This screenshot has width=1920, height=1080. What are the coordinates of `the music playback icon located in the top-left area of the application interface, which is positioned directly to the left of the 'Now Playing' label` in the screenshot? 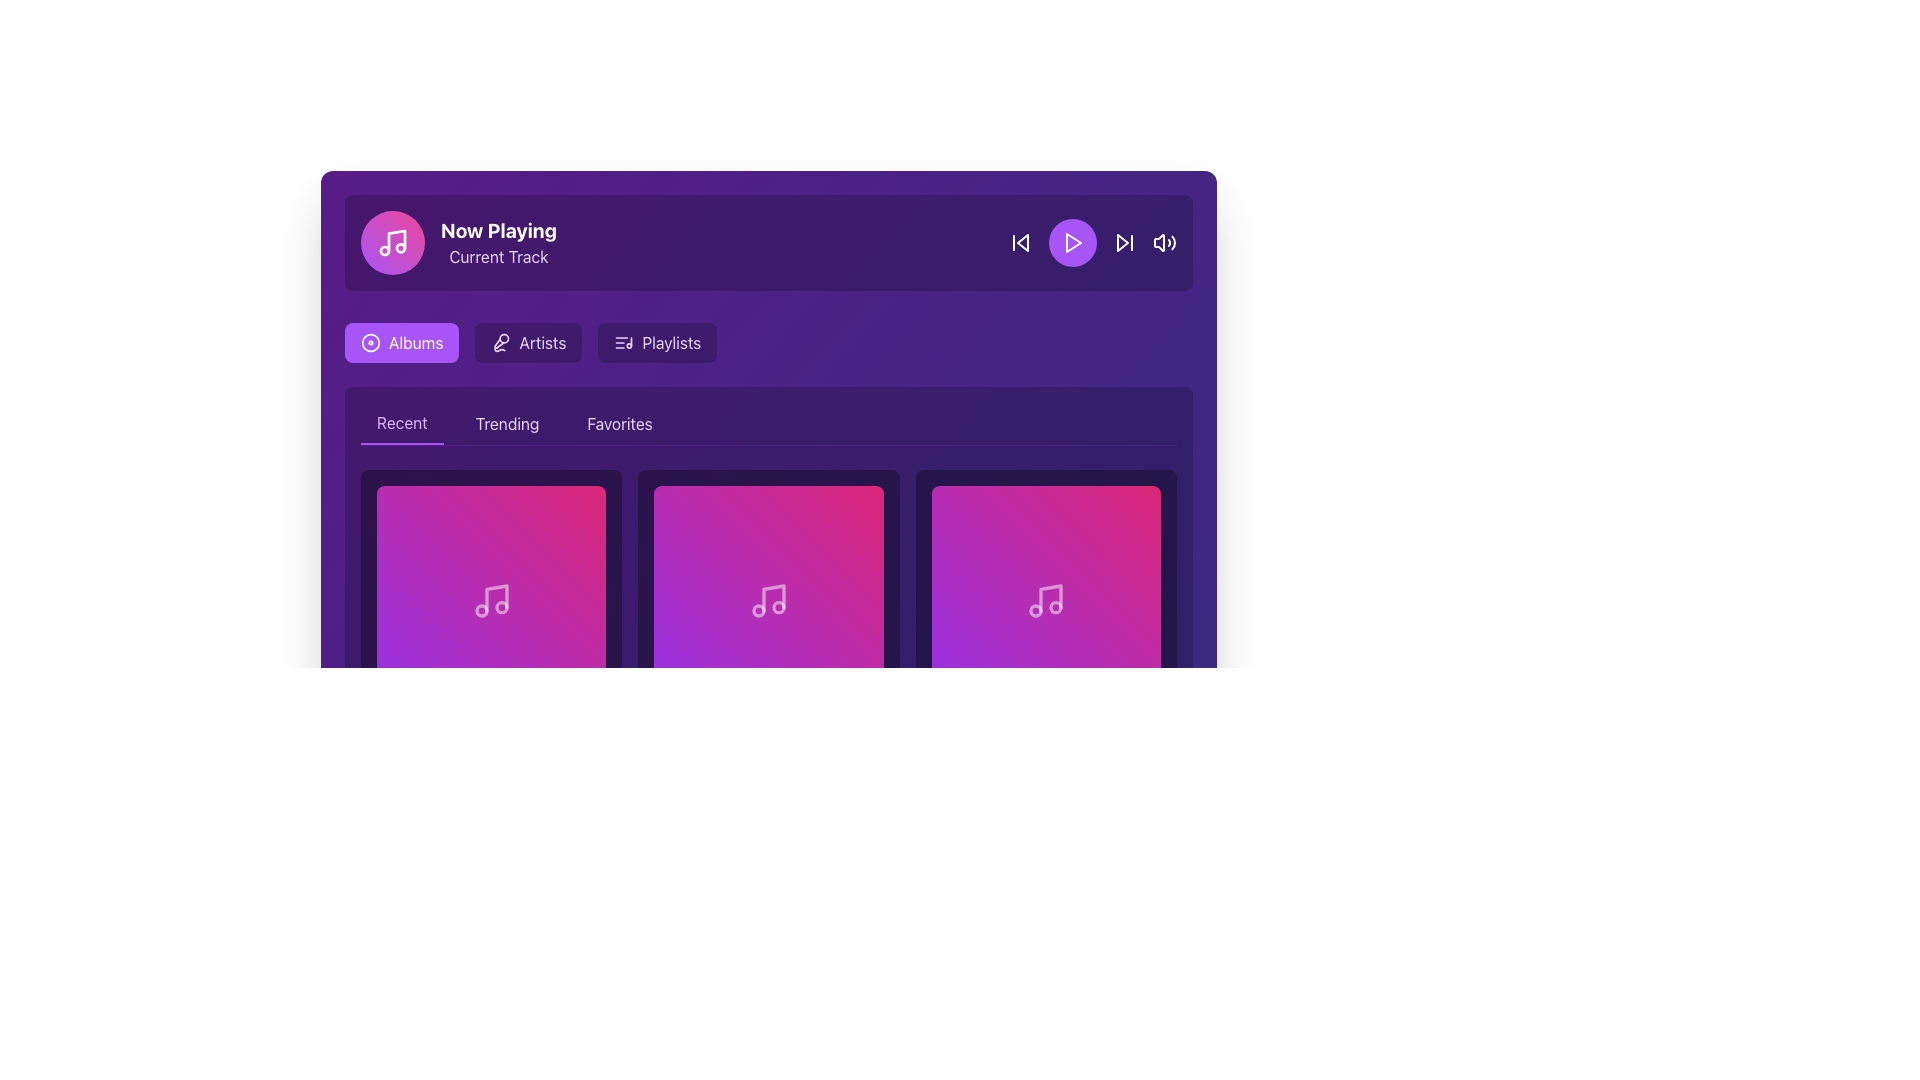 It's located at (393, 242).